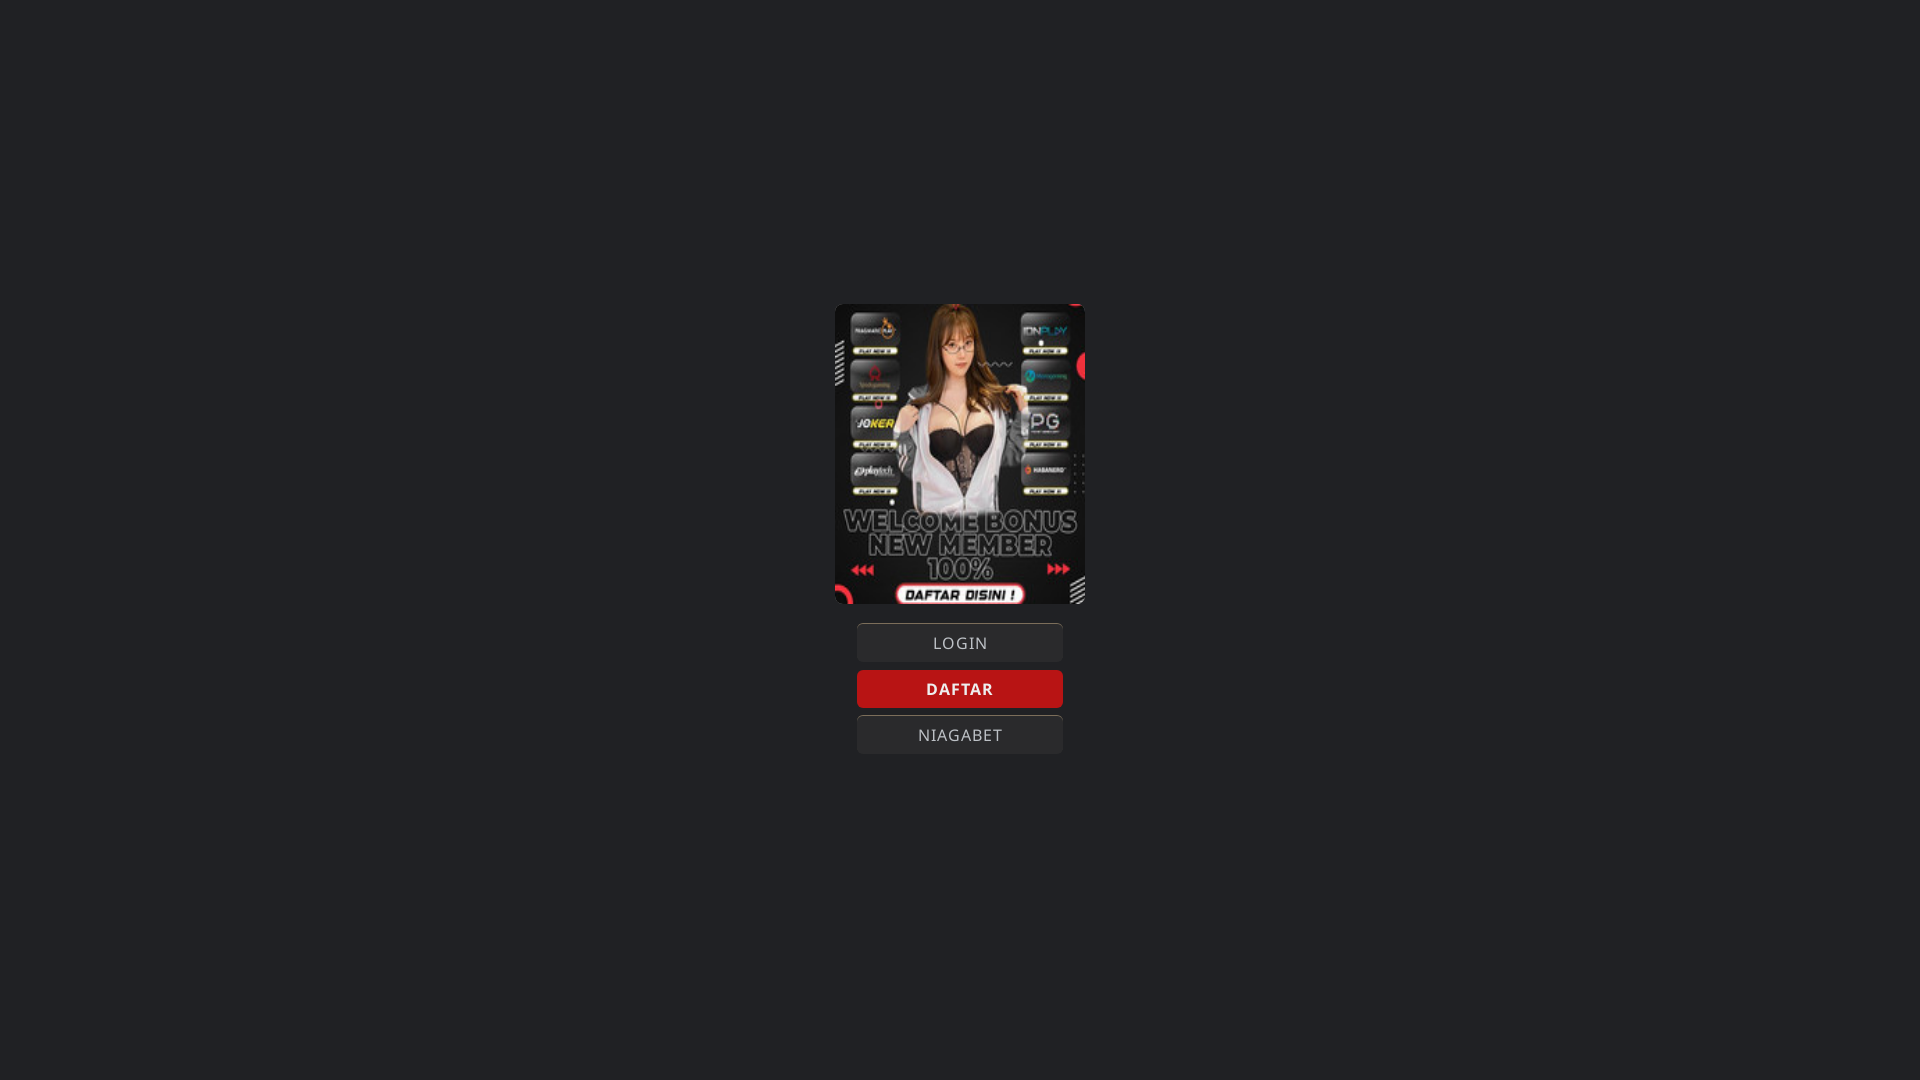 This screenshot has height=1080, width=1920. What do you see at coordinates (960, 735) in the screenshot?
I see `'NIAGABET'` at bounding box center [960, 735].